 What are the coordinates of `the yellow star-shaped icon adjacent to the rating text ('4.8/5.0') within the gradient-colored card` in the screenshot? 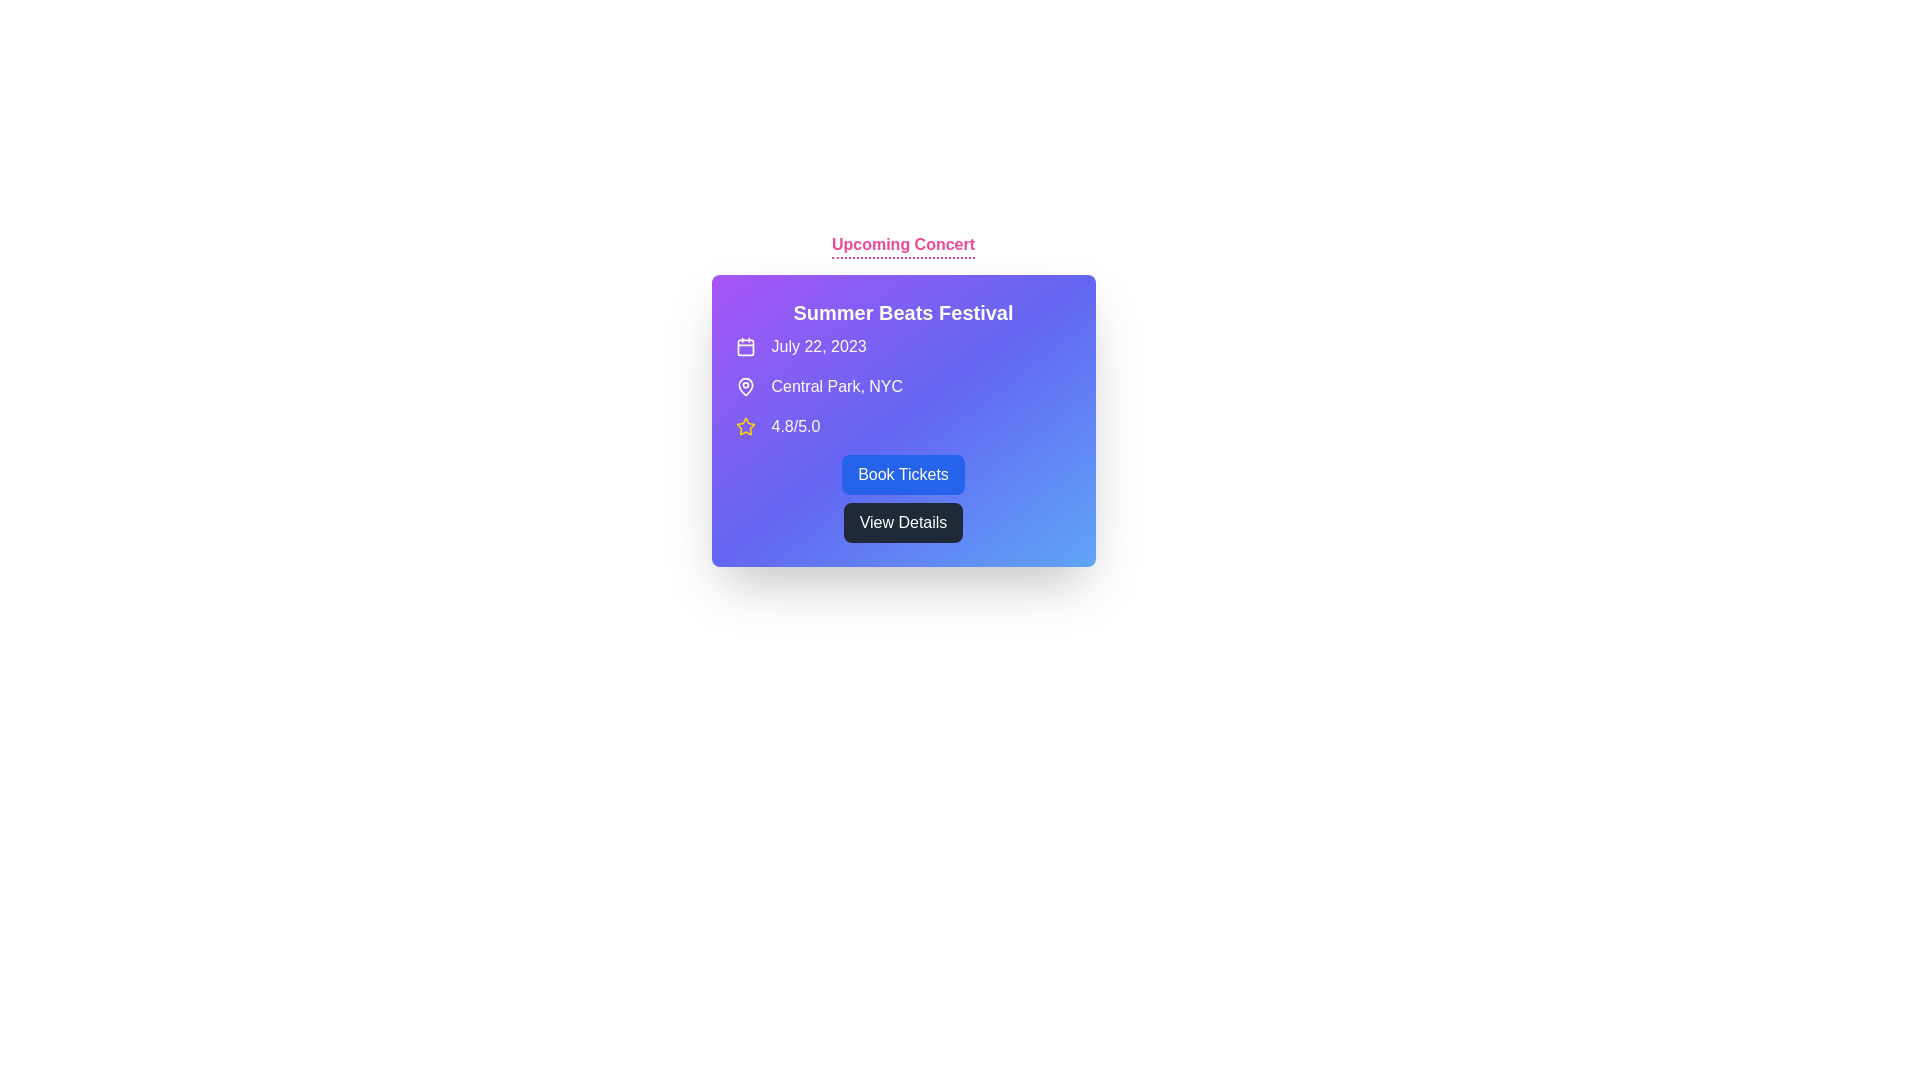 It's located at (744, 425).